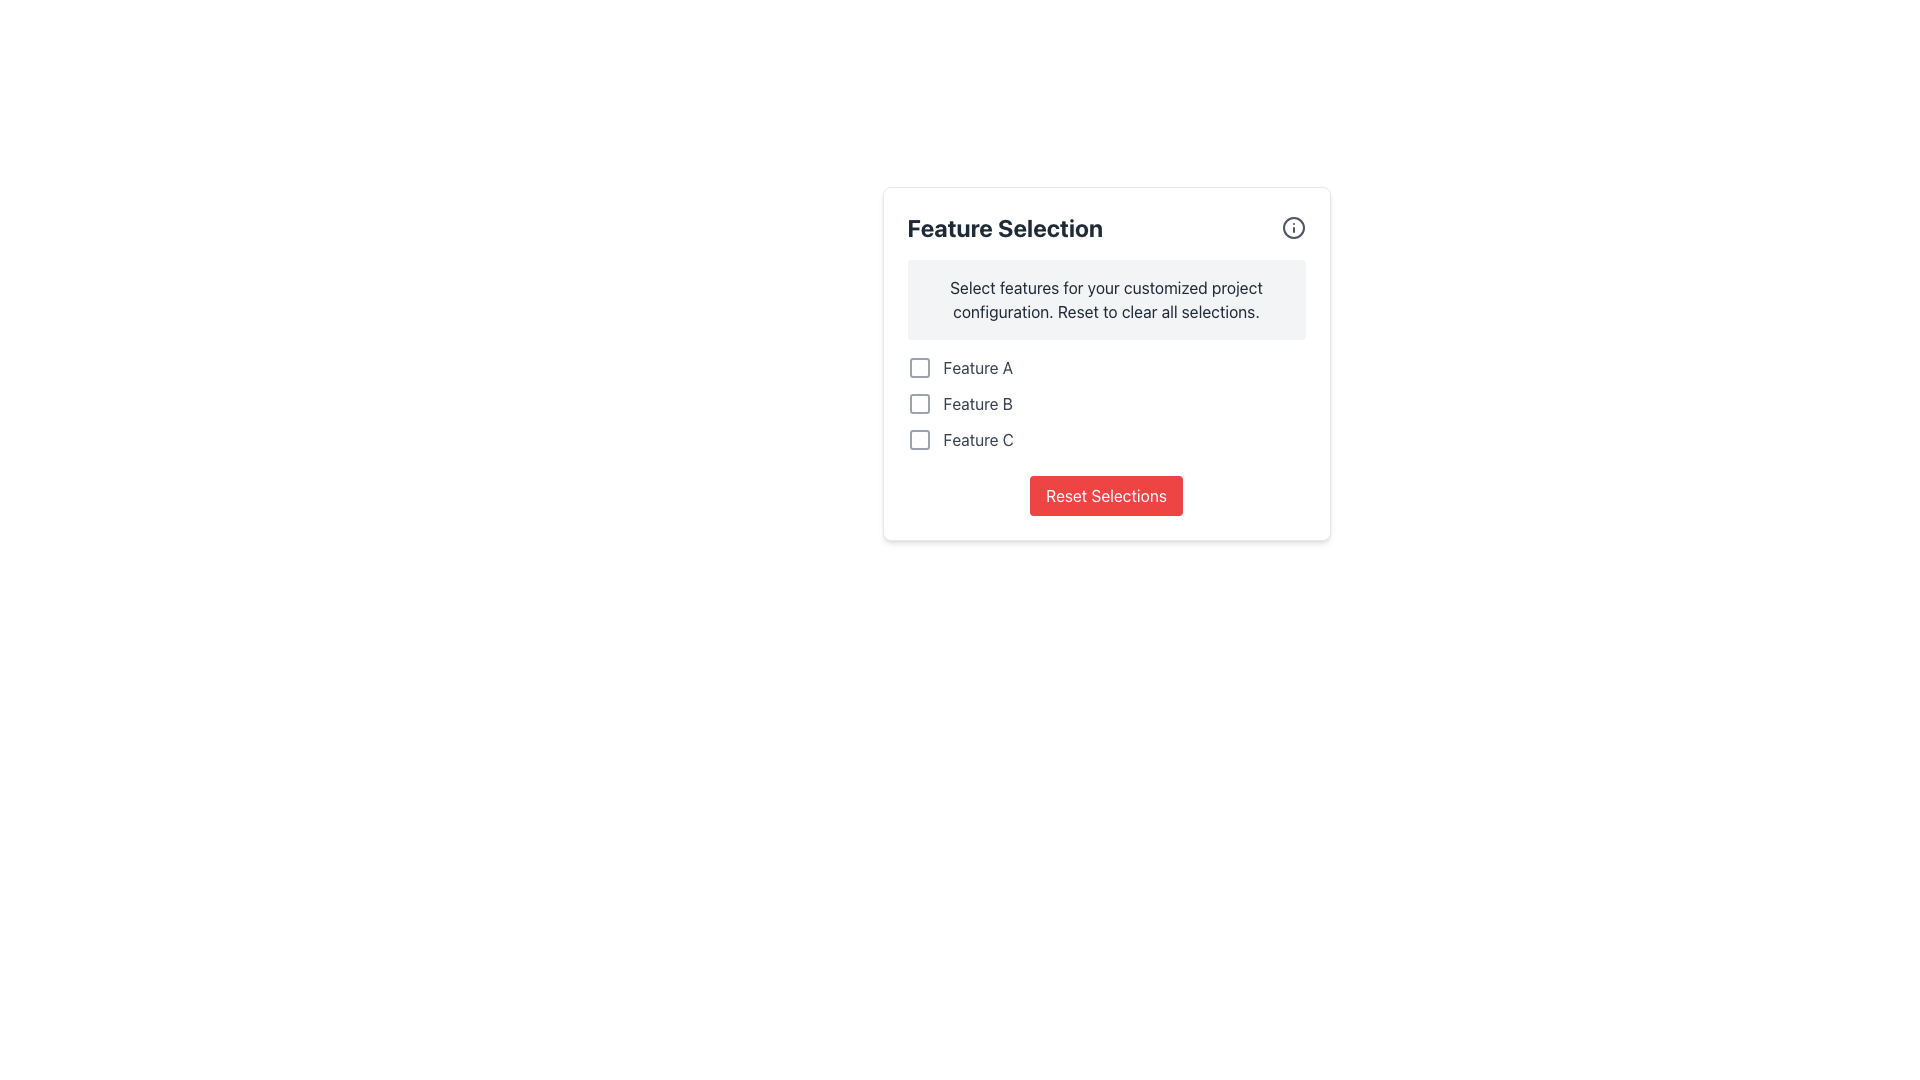  I want to click on the empty checkbox frame for 'Feature C' to trigger the tooltip or highlight effect, so click(918, 438).